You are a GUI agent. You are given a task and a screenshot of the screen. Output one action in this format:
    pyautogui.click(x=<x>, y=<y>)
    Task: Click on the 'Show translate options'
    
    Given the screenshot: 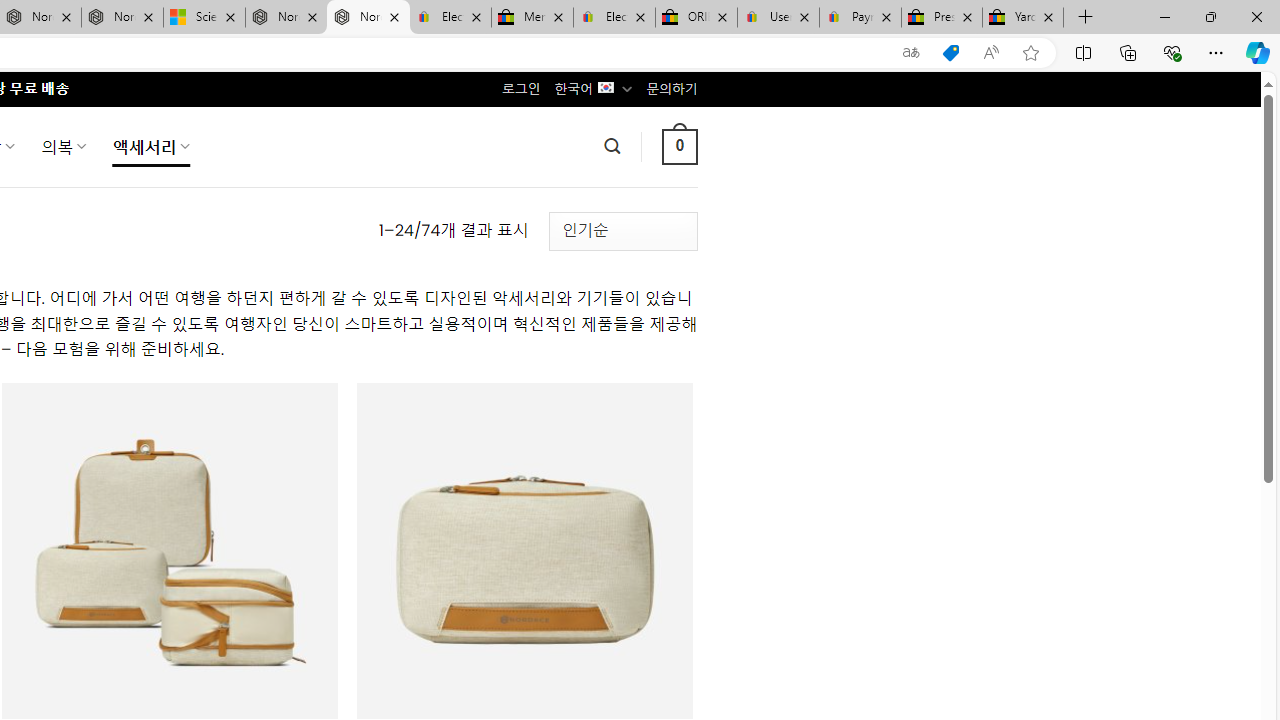 What is the action you would take?
    pyautogui.click(x=909, y=52)
    